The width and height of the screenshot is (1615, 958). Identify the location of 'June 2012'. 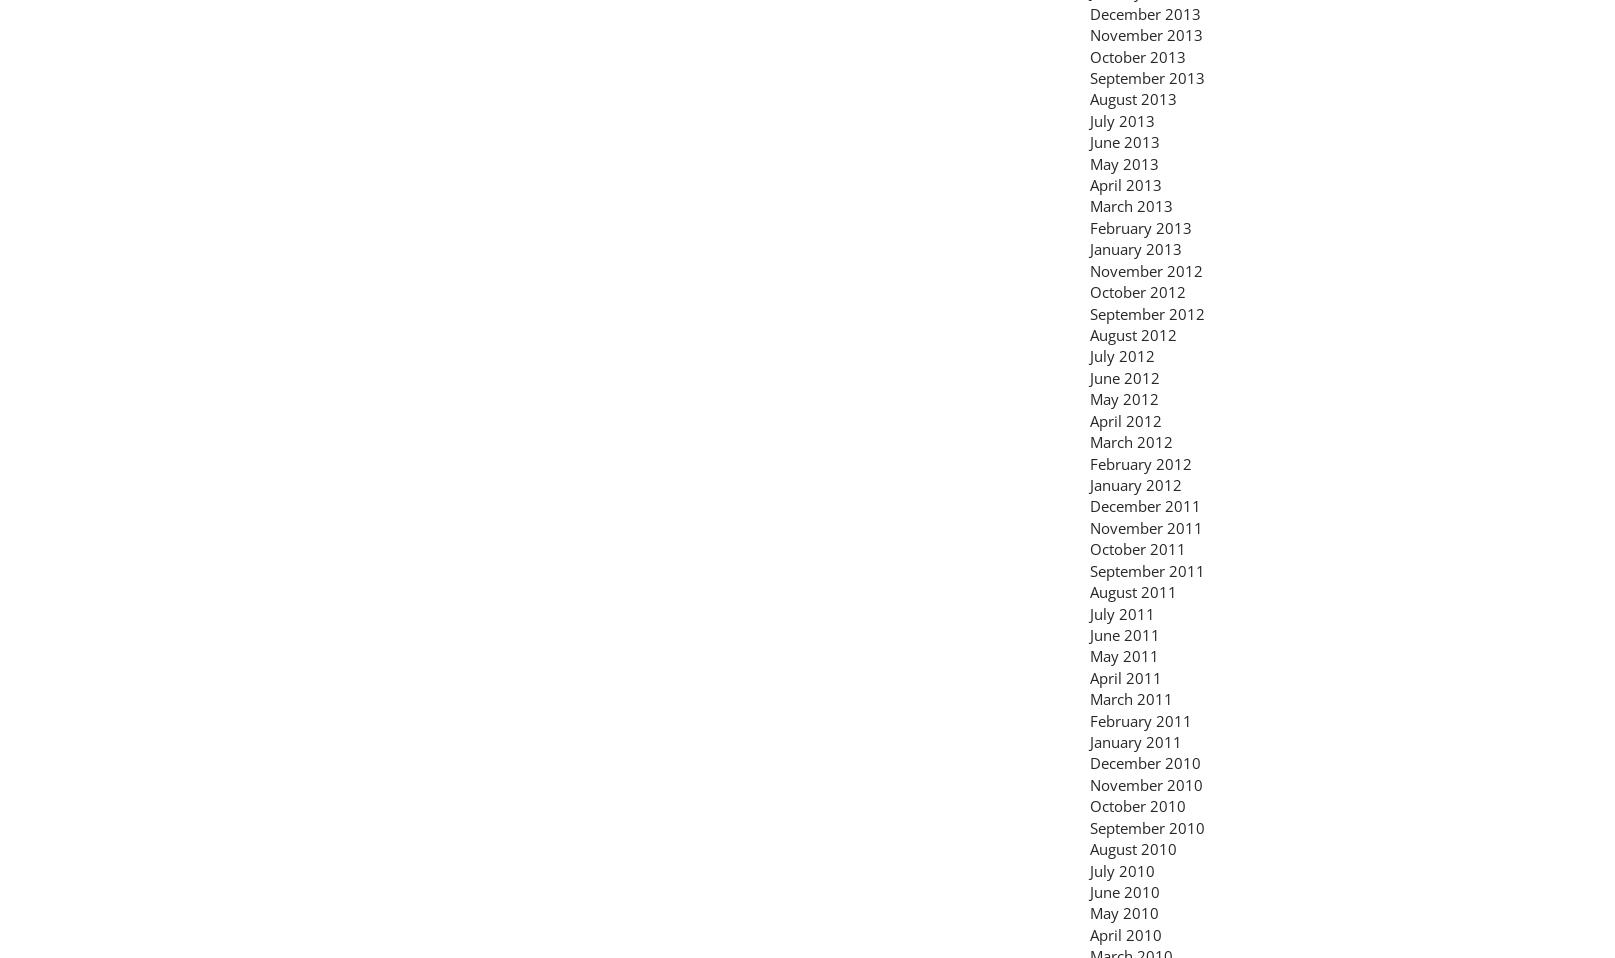
(1125, 375).